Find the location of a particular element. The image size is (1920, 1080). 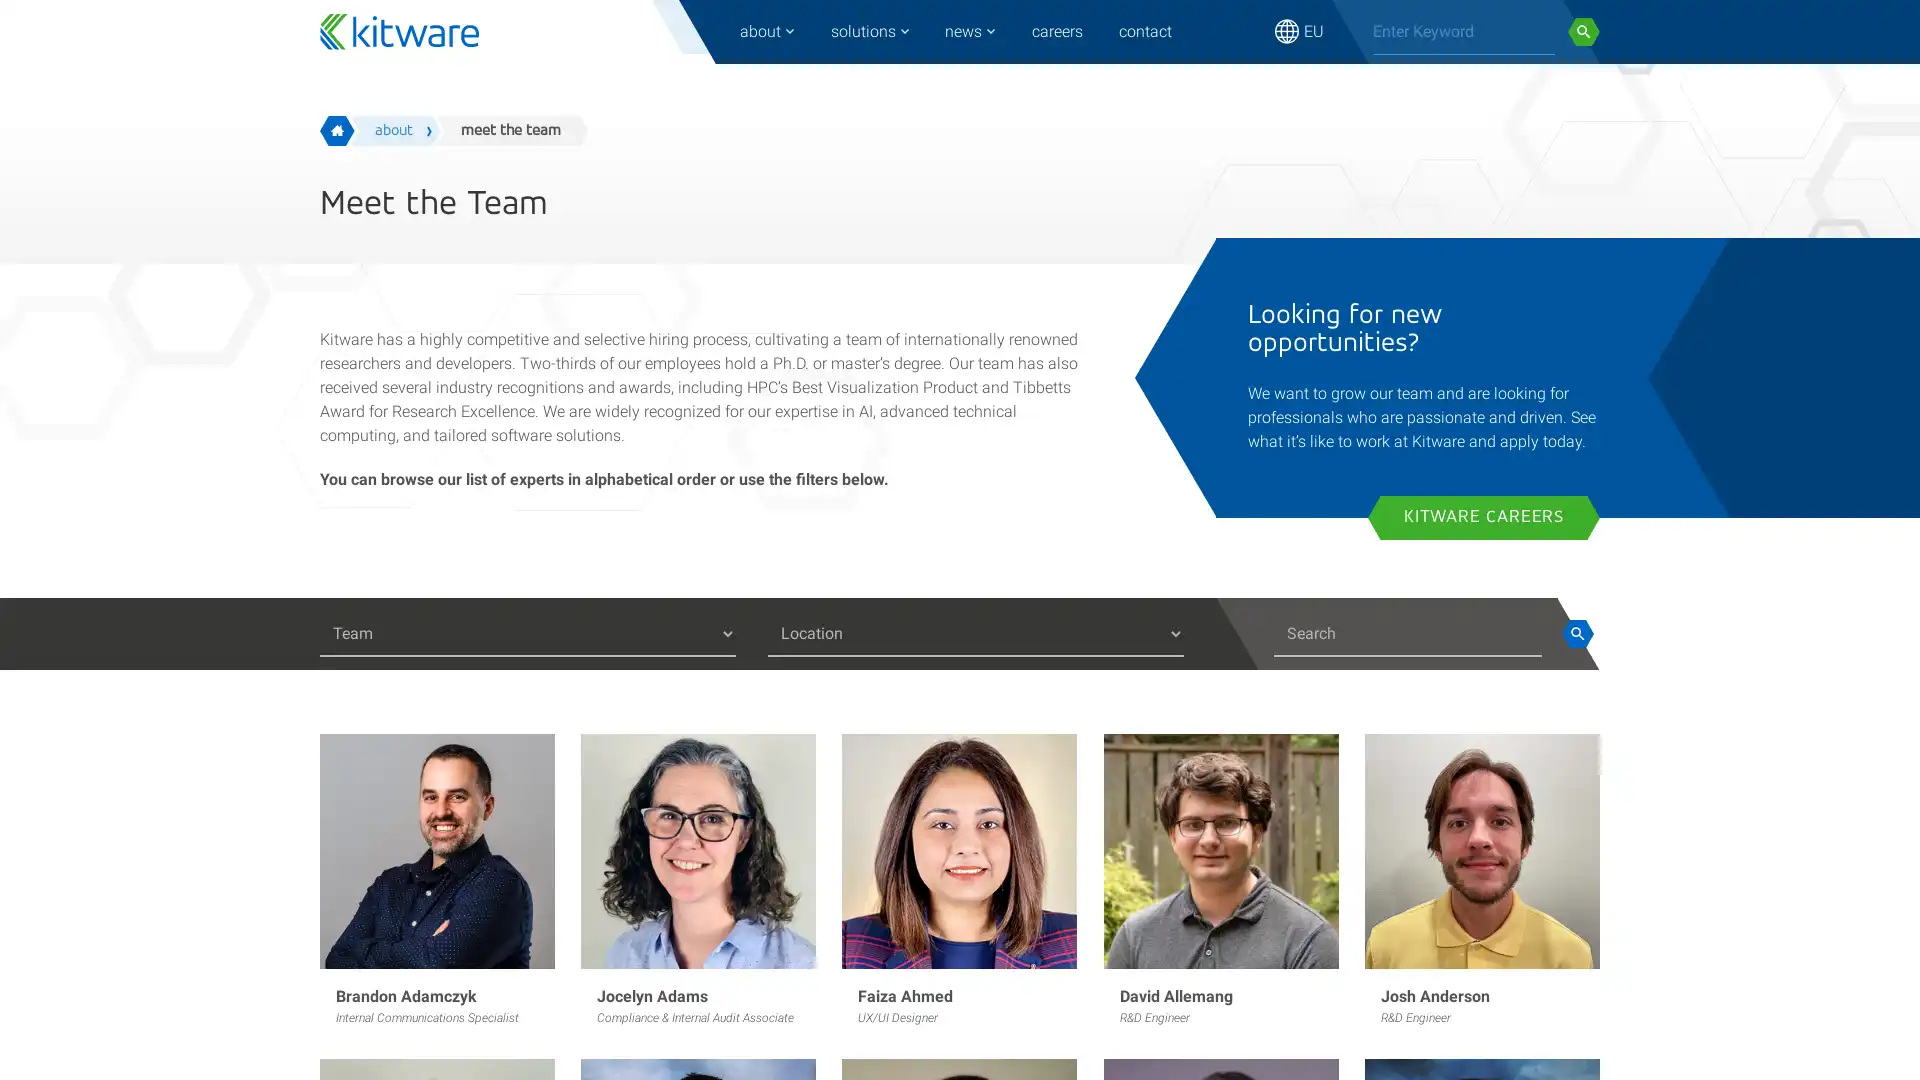

Search is located at coordinates (1583, 31).